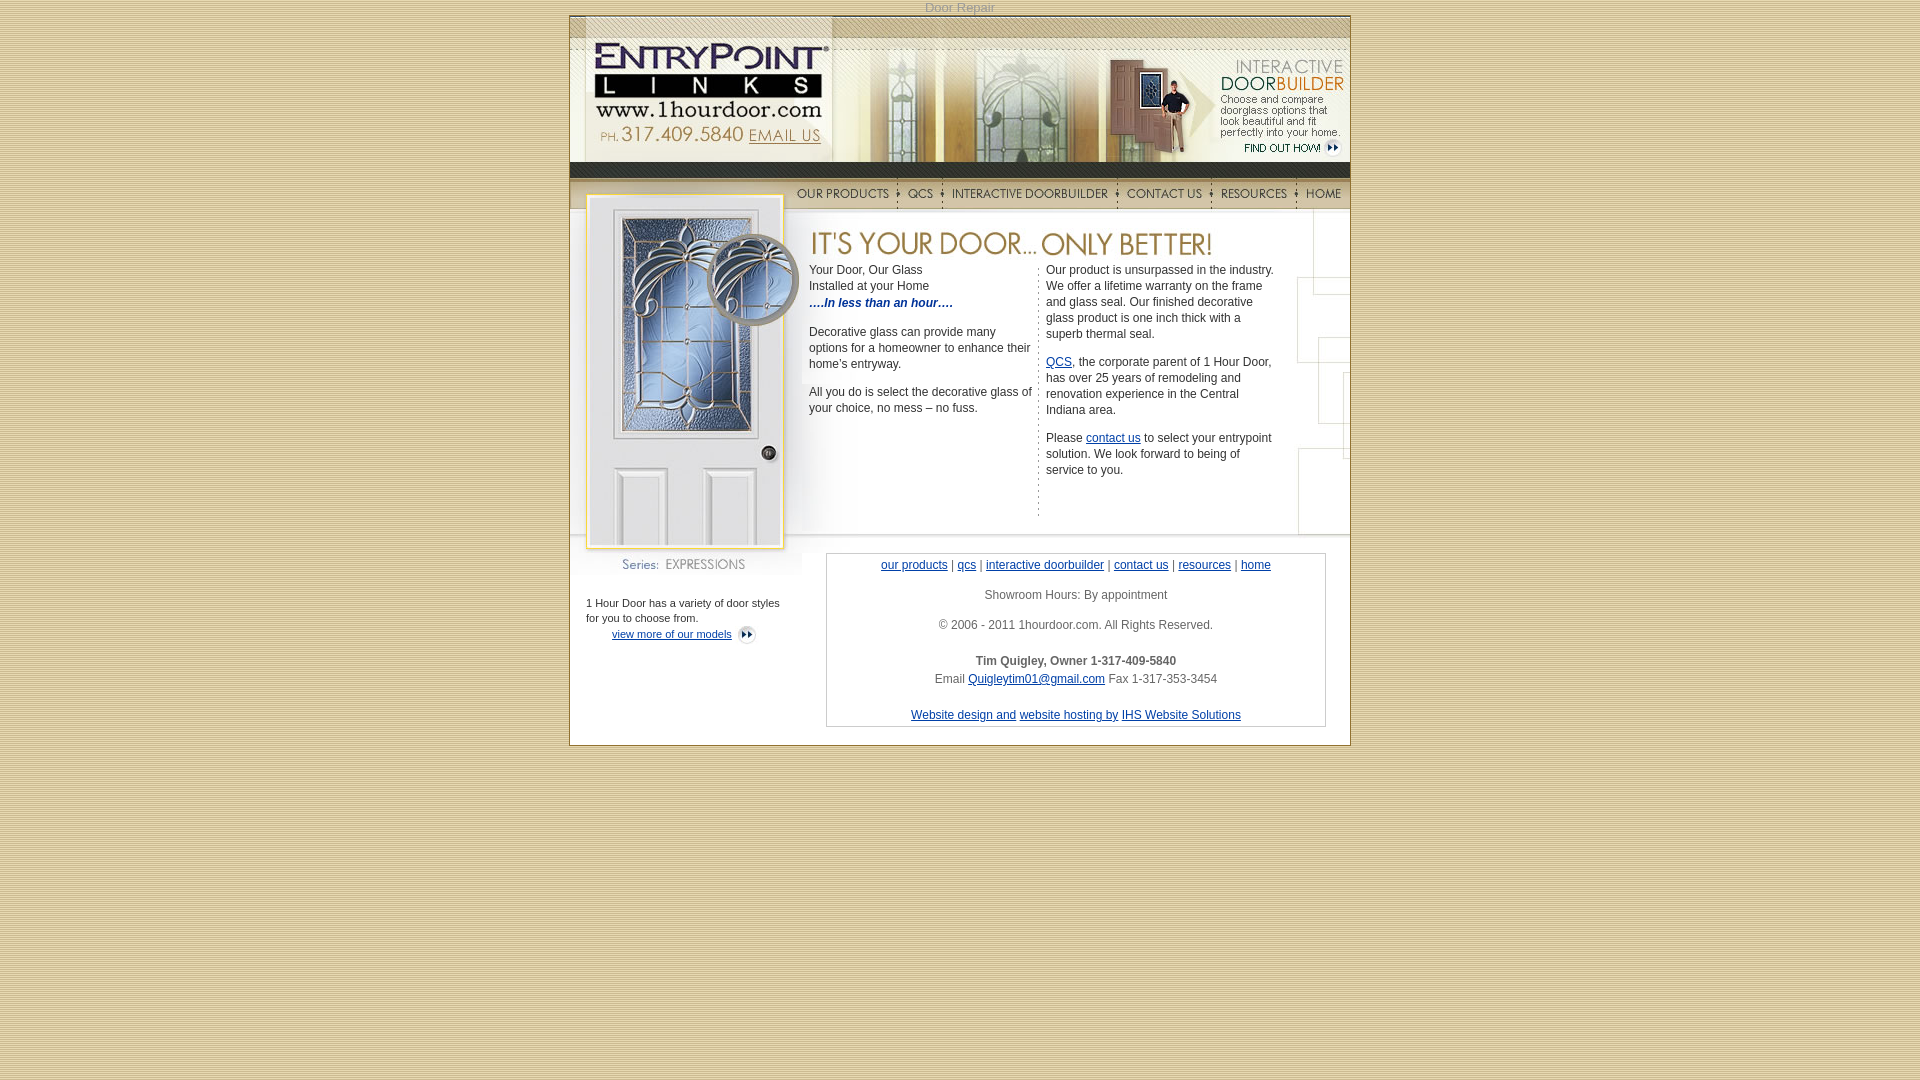 The height and width of the screenshot is (1080, 1920). Describe the element at coordinates (1240, 564) in the screenshot. I see `'home'` at that location.